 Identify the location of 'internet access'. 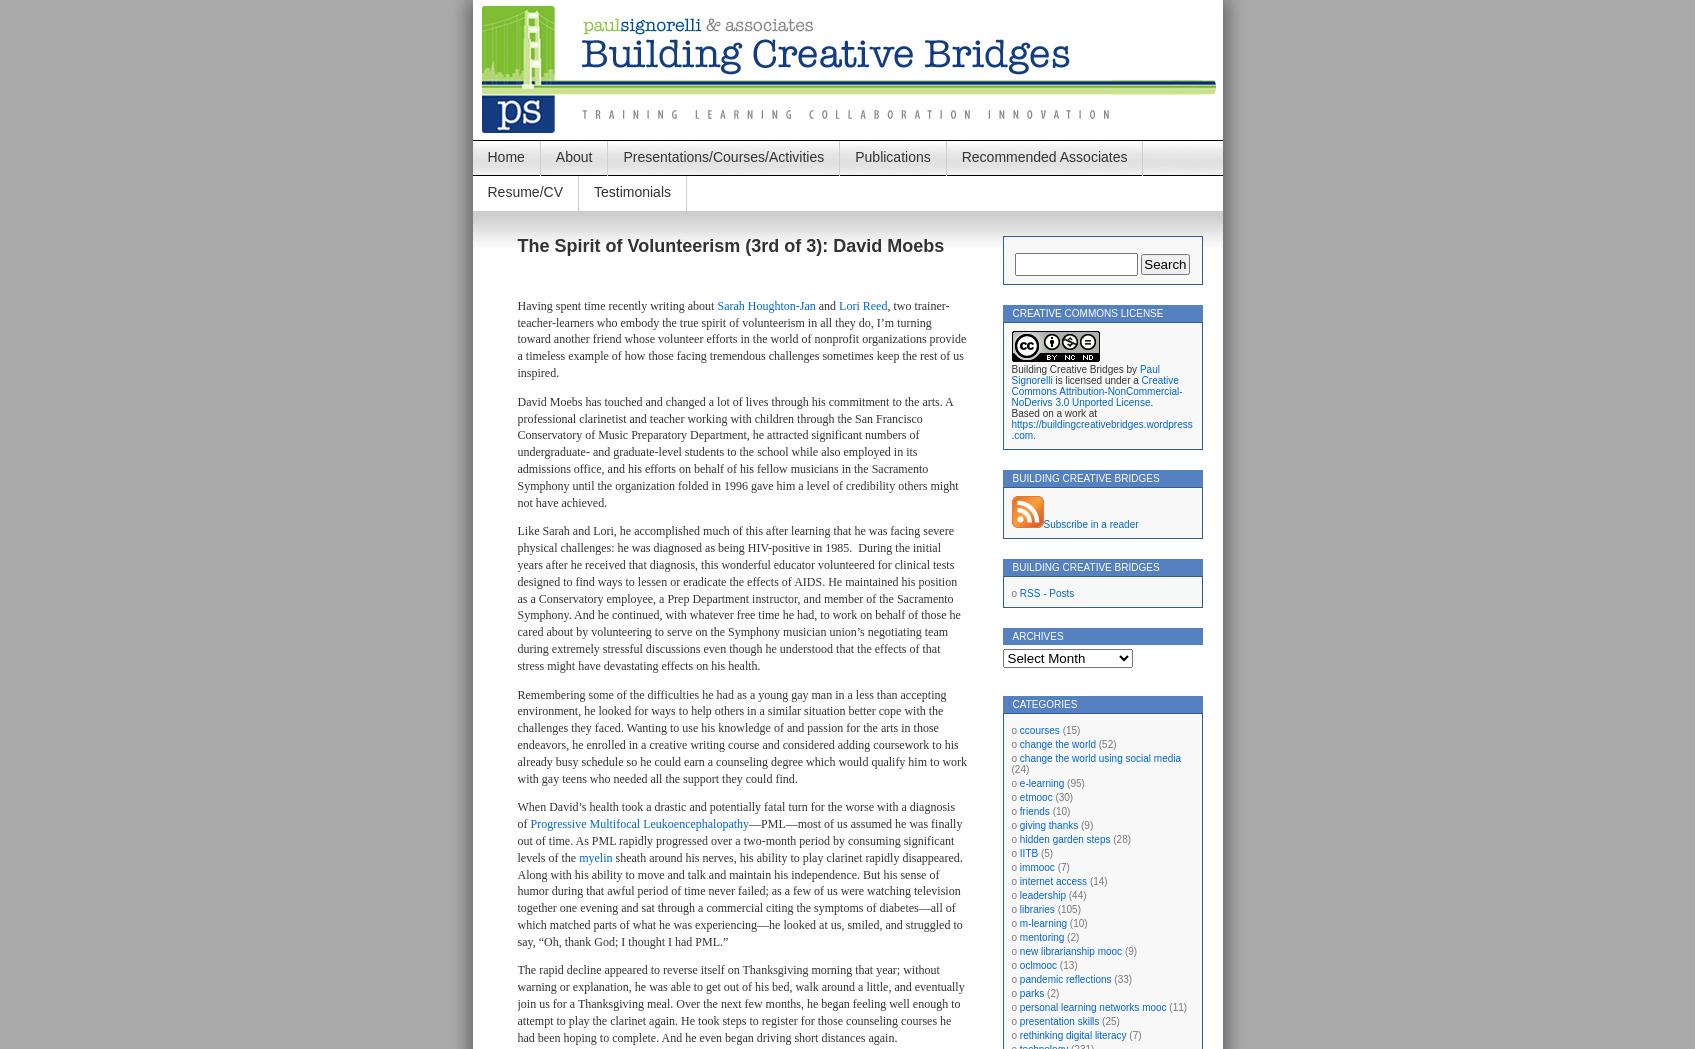
(1052, 881).